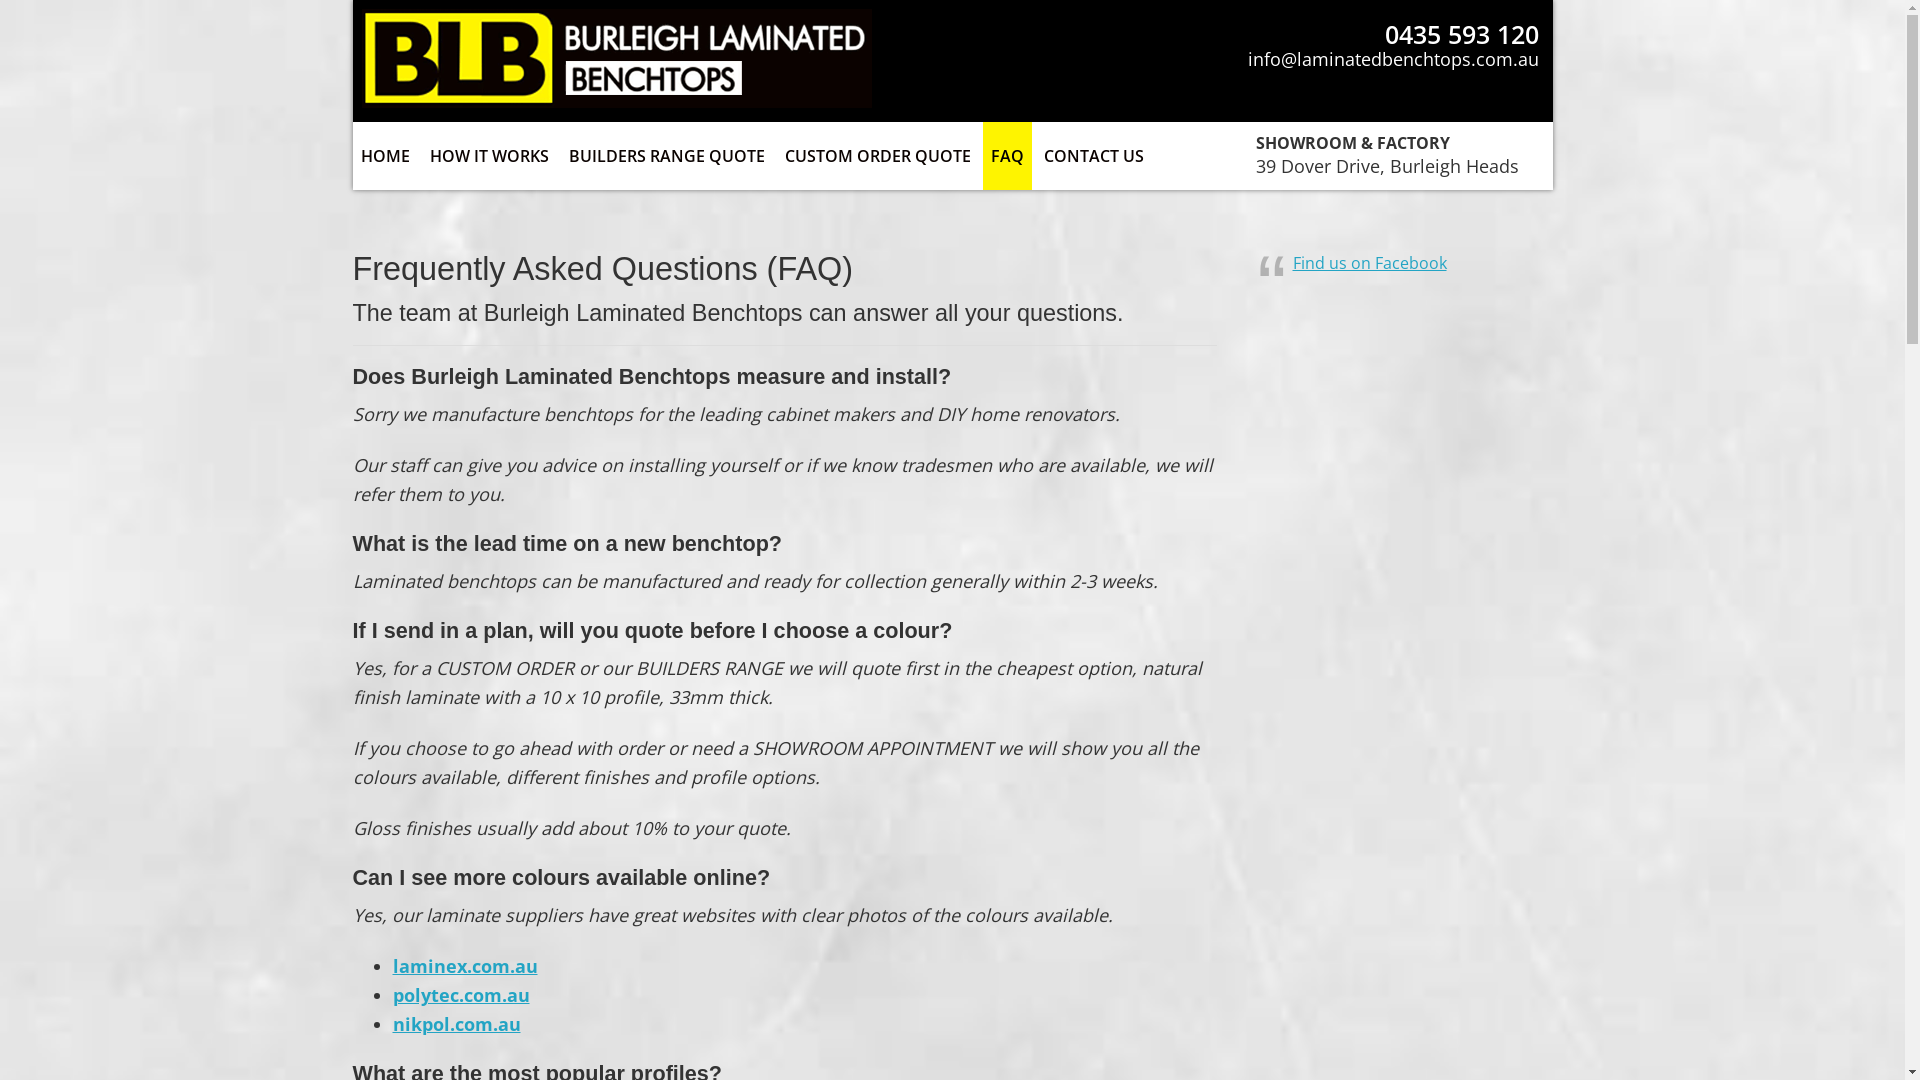 This screenshot has height=1080, width=1920. What do you see at coordinates (459, 995) in the screenshot?
I see `'polytec.com.au'` at bounding box center [459, 995].